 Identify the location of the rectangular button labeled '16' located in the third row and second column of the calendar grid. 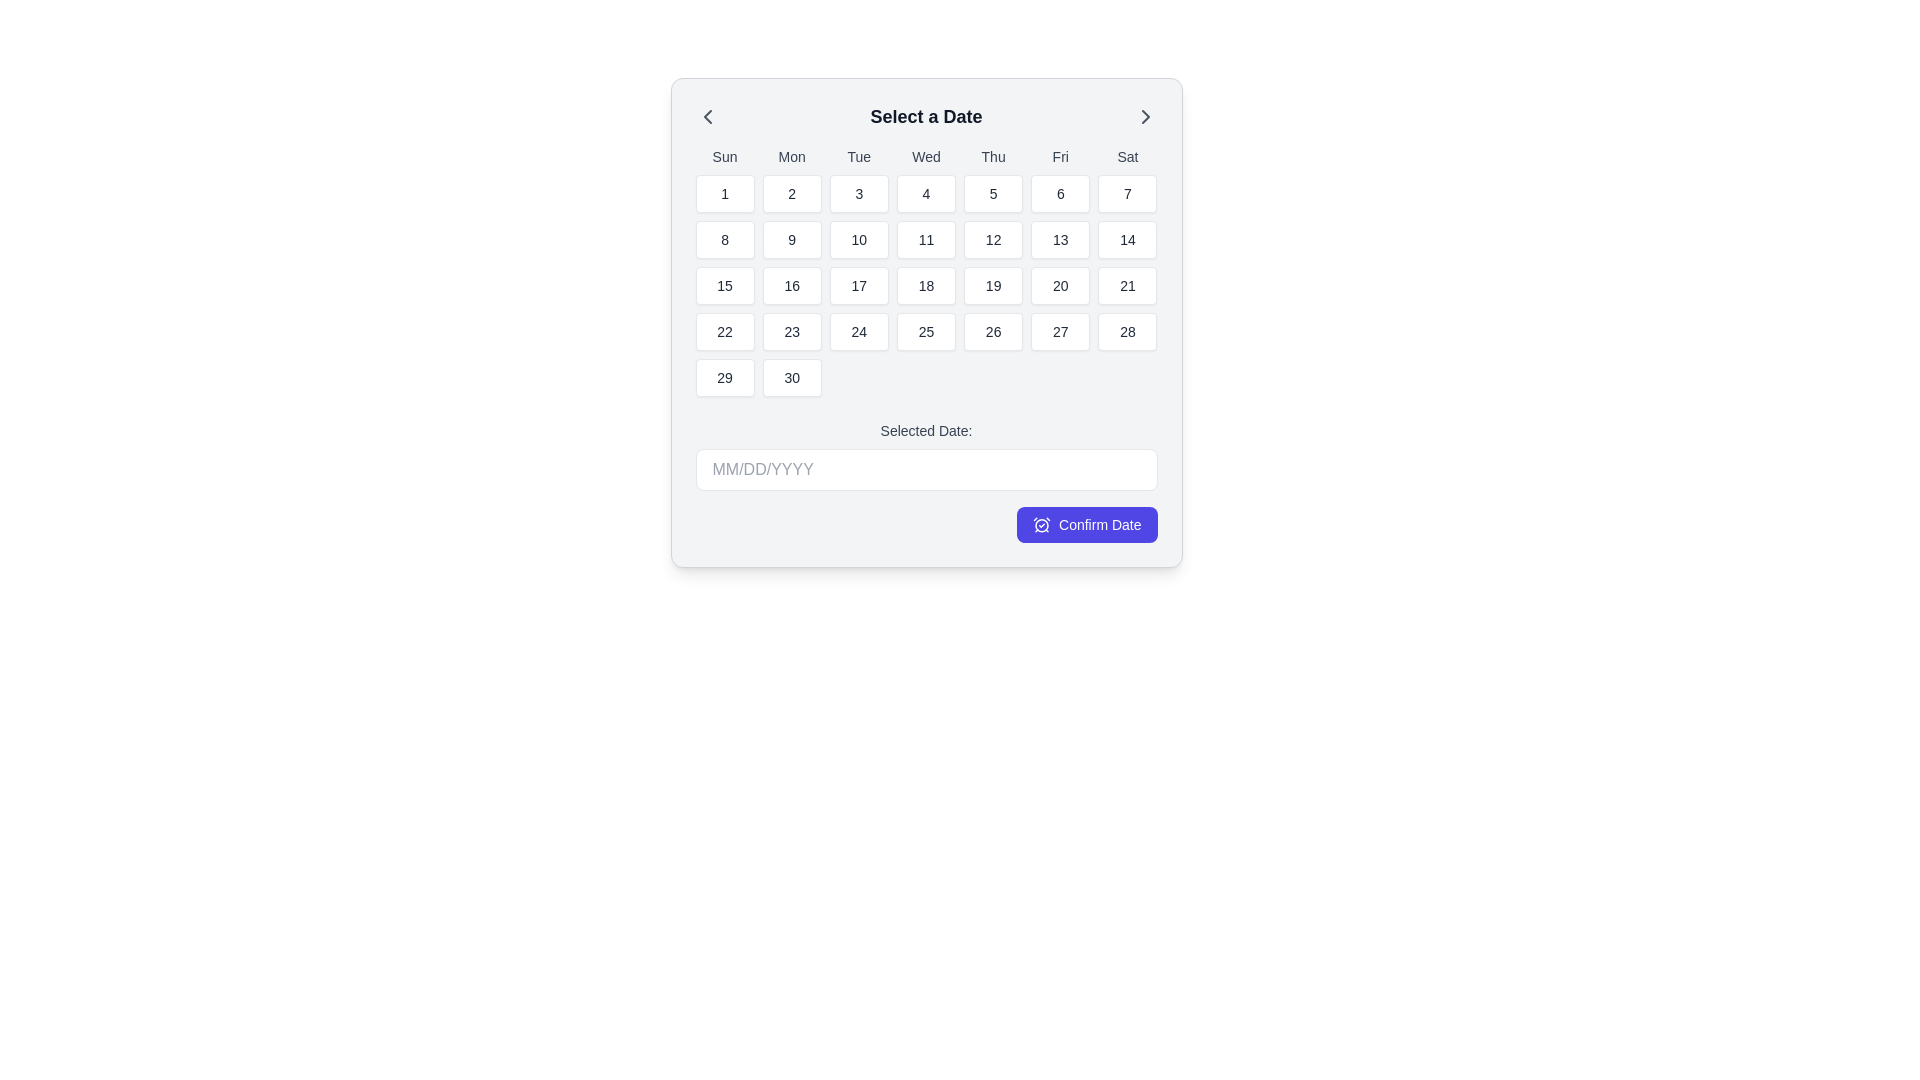
(791, 285).